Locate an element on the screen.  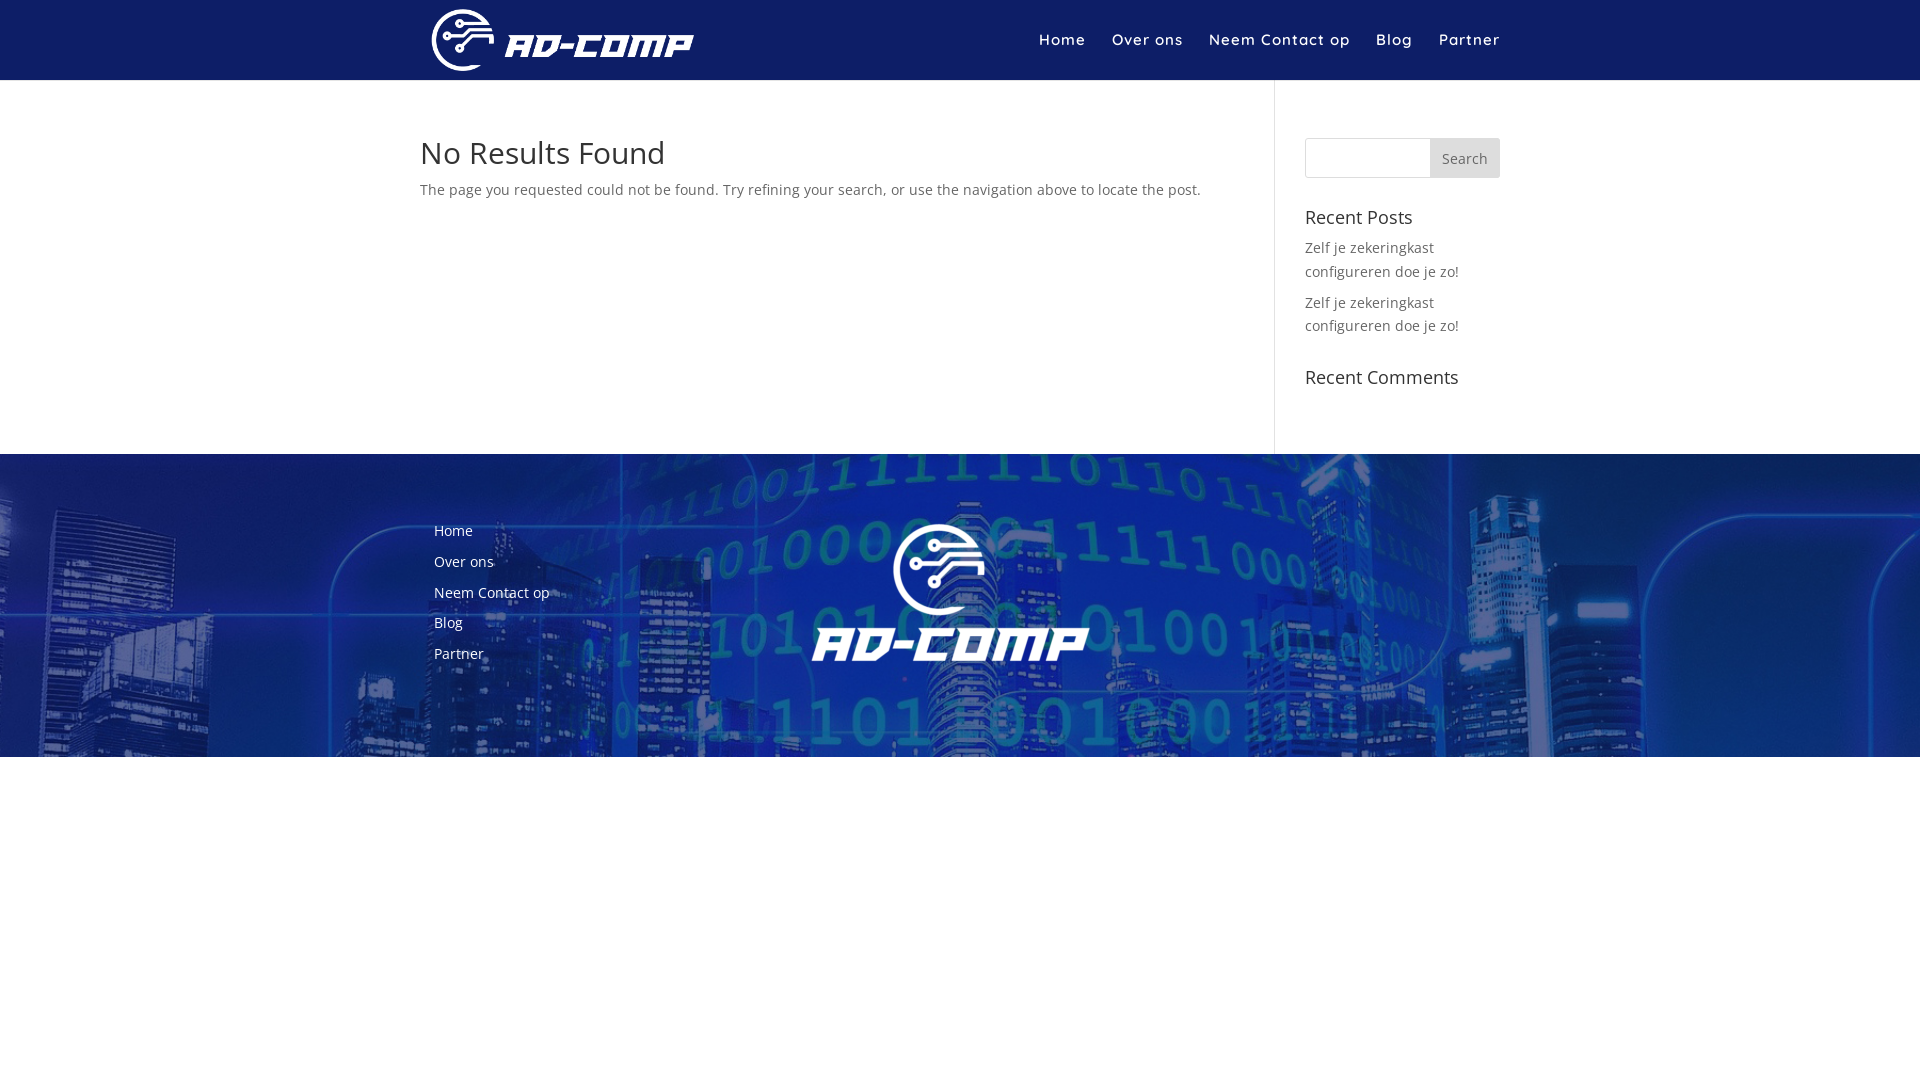
'Zelf je zekeringkast configureren doe je zo!' is located at coordinates (1381, 258).